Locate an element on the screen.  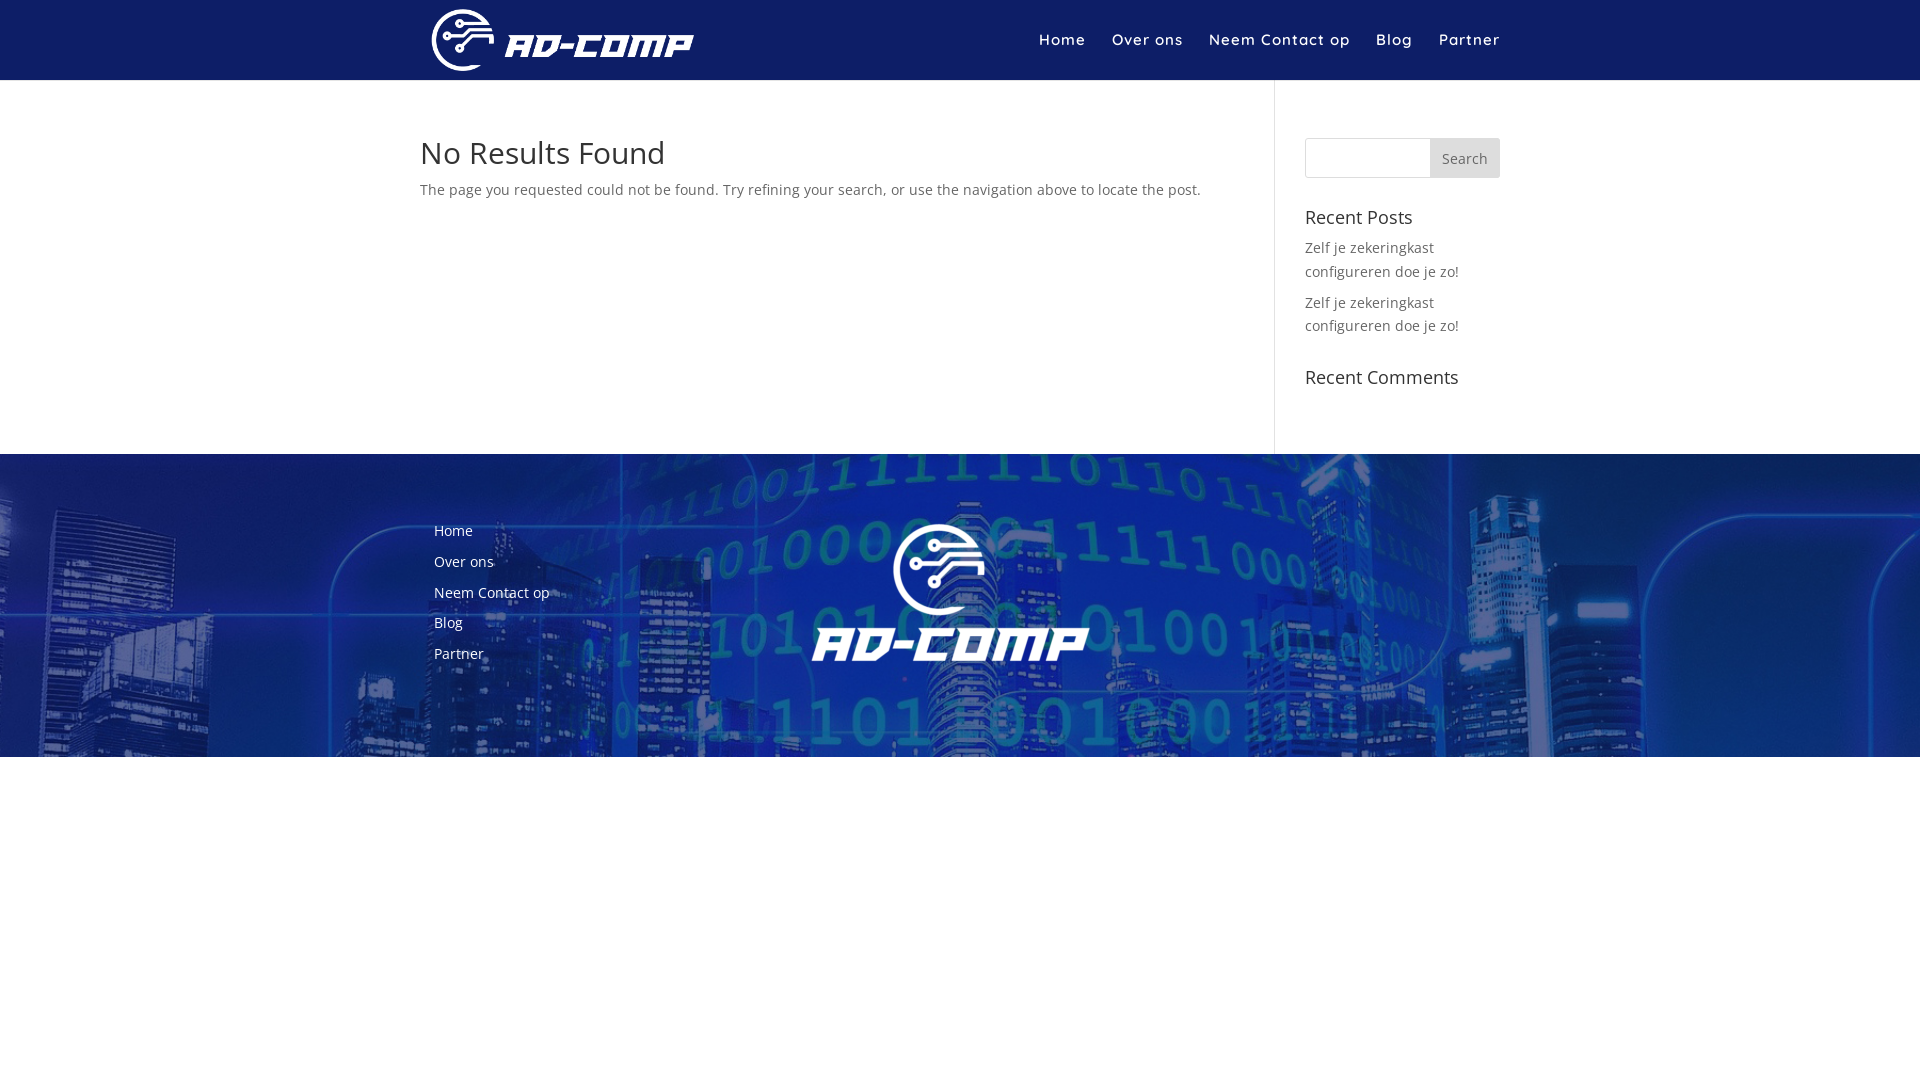
'Zelf je zekeringkast configureren doe je zo!' is located at coordinates (1381, 258).